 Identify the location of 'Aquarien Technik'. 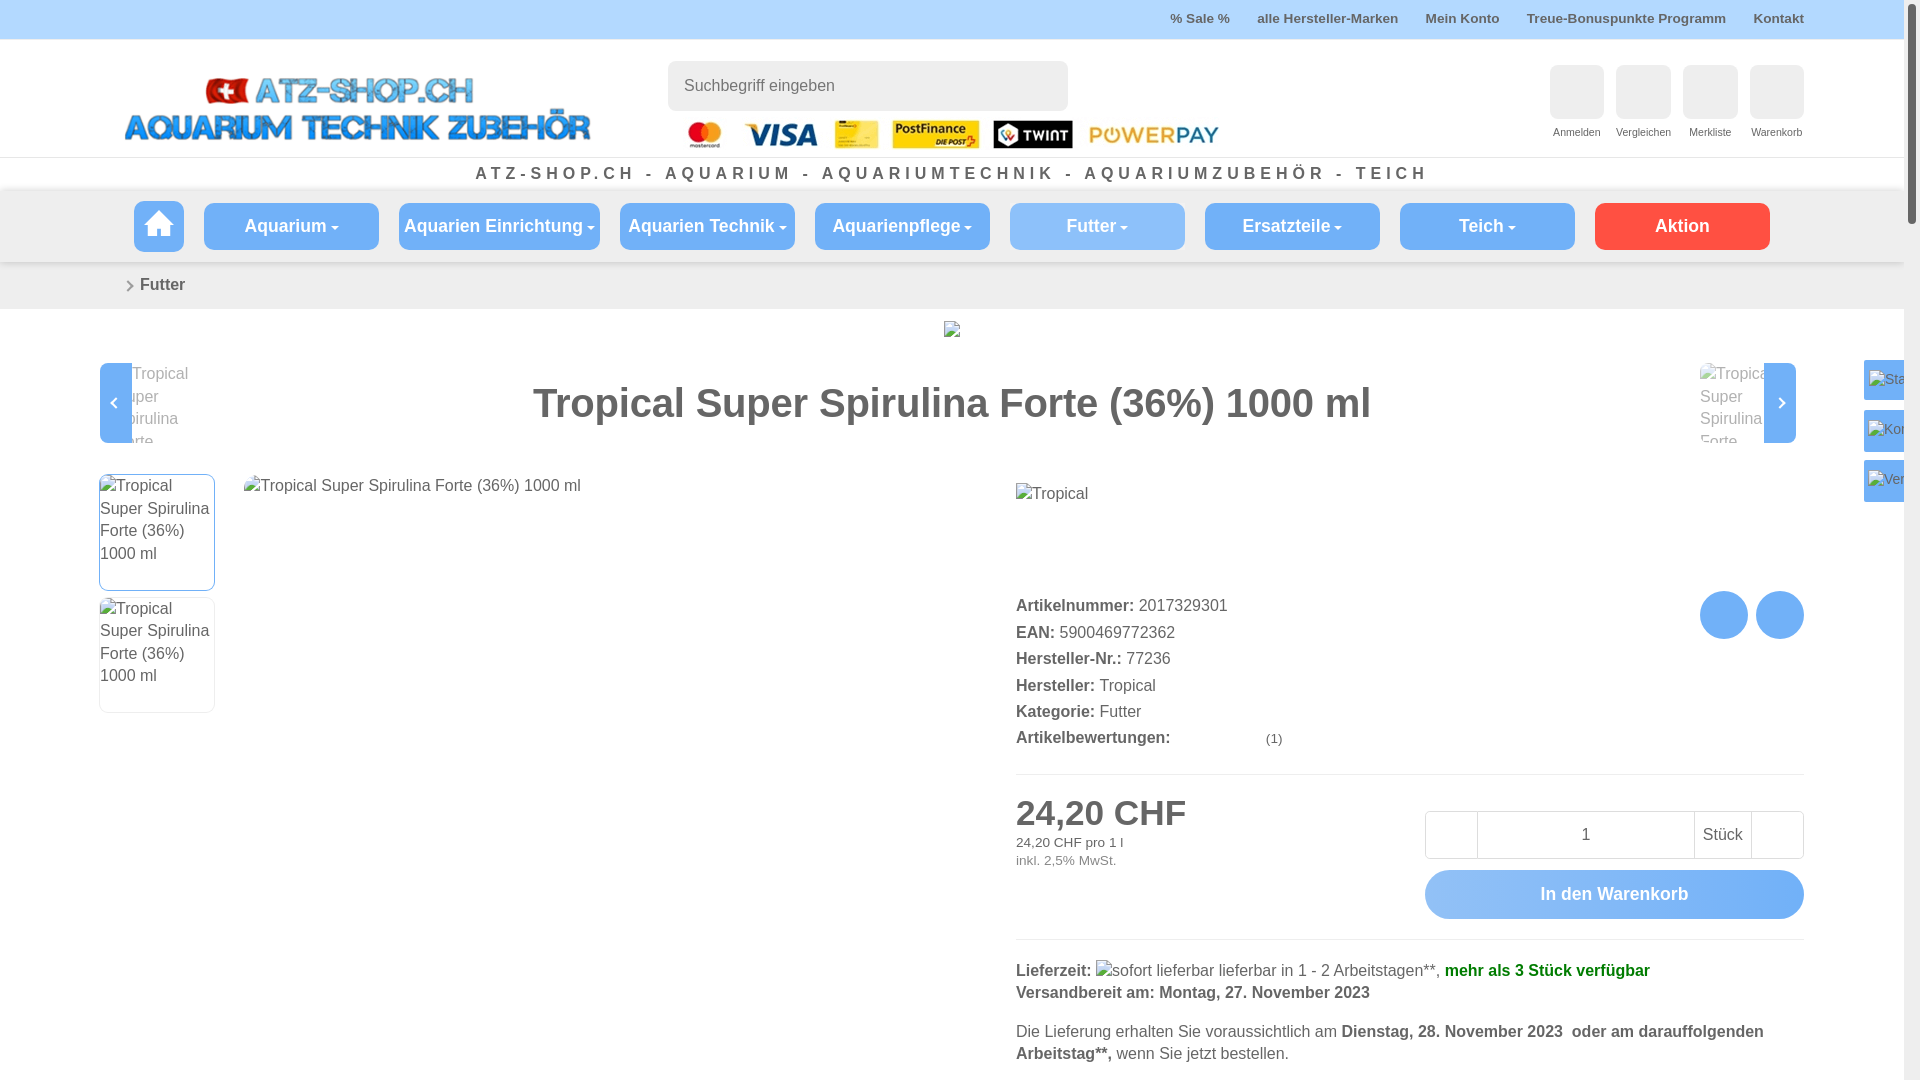
(618, 225).